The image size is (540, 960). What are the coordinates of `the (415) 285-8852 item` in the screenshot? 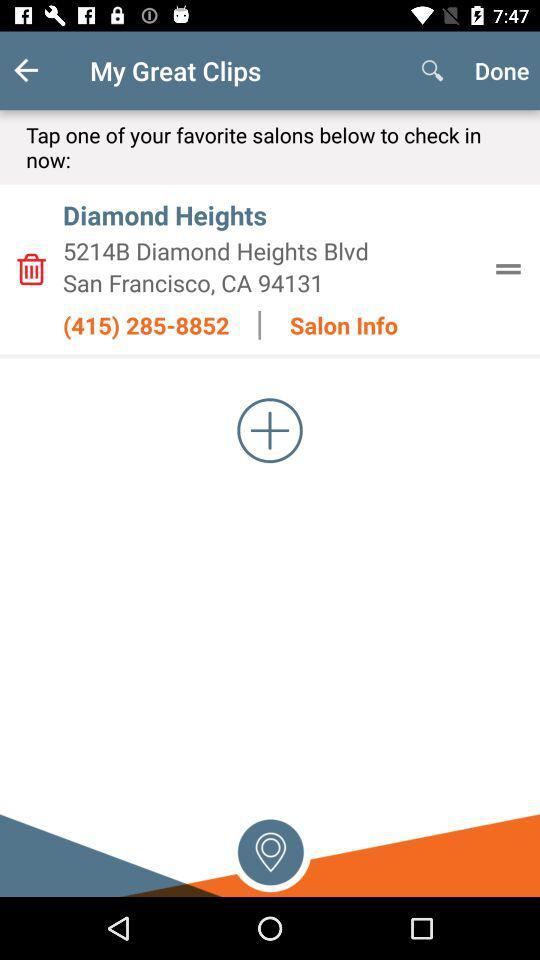 It's located at (145, 325).